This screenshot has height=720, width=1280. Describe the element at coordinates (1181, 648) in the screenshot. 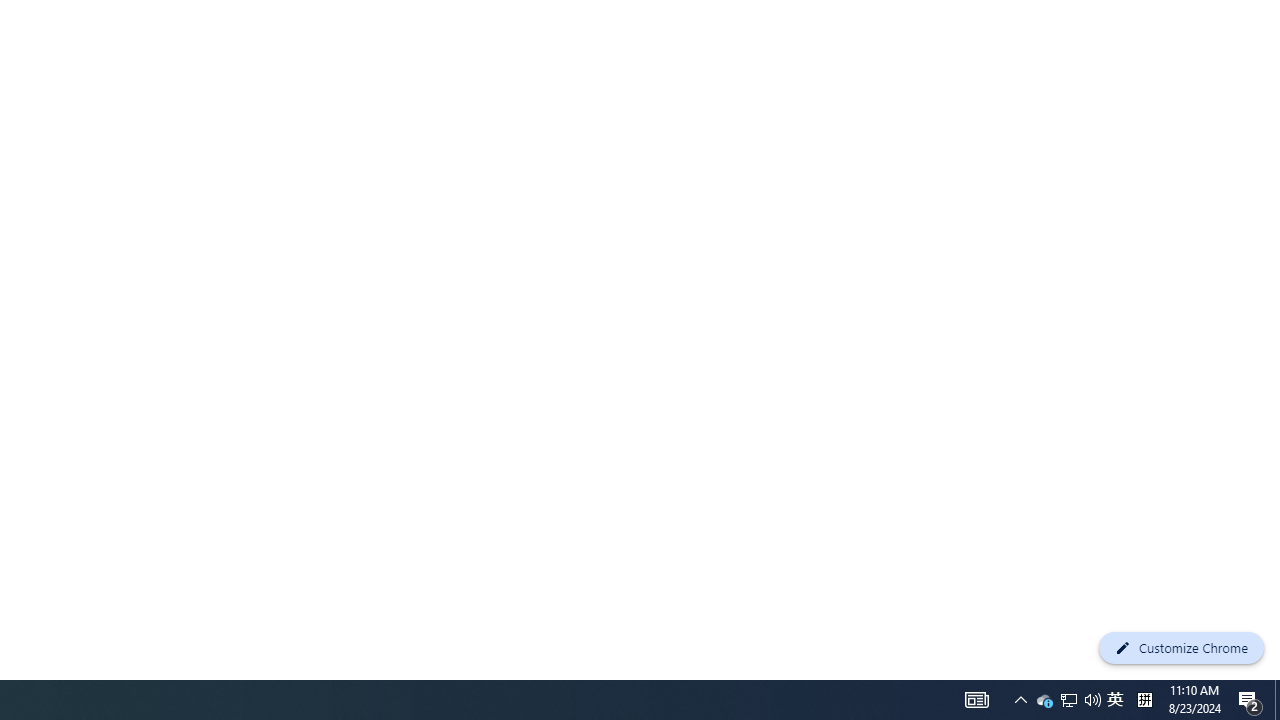

I see `'Customize Chrome'` at that location.